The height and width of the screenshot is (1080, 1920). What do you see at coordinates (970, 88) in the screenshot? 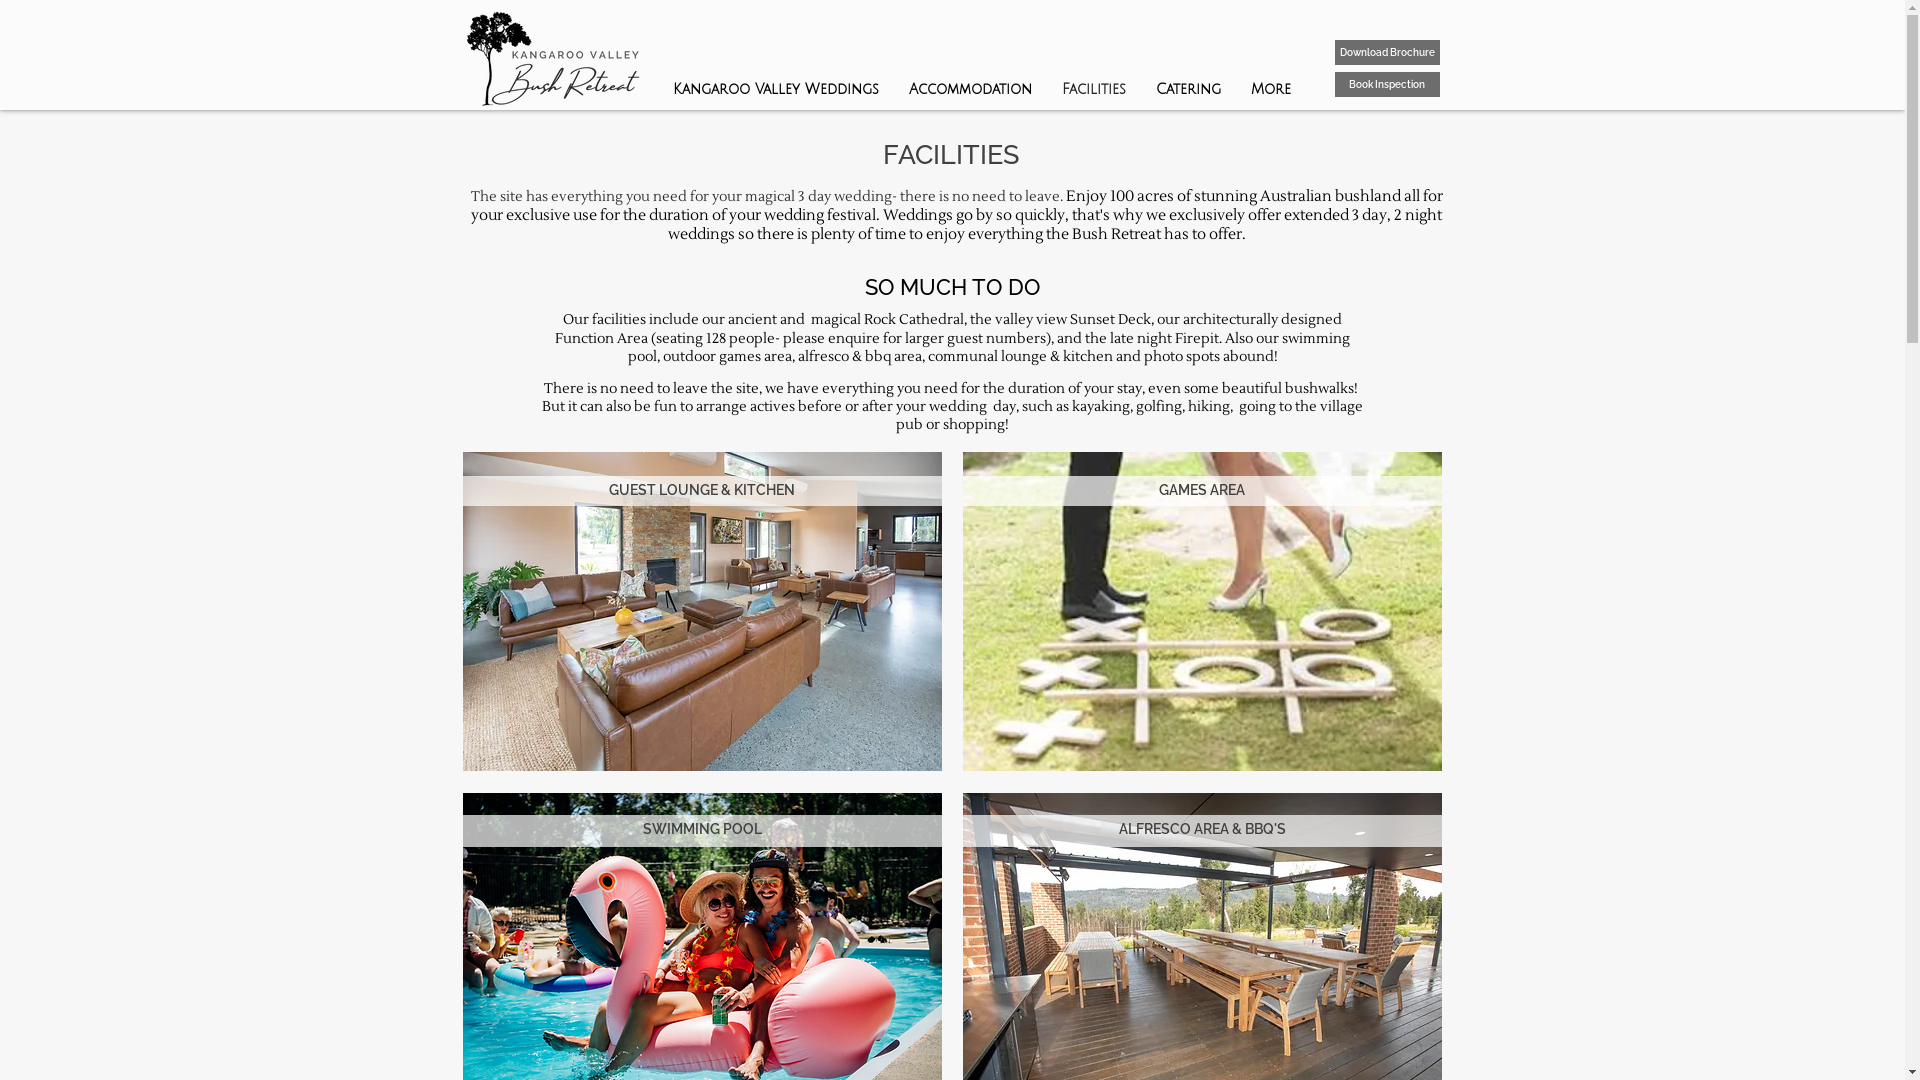
I see `'Accommodation'` at bounding box center [970, 88].